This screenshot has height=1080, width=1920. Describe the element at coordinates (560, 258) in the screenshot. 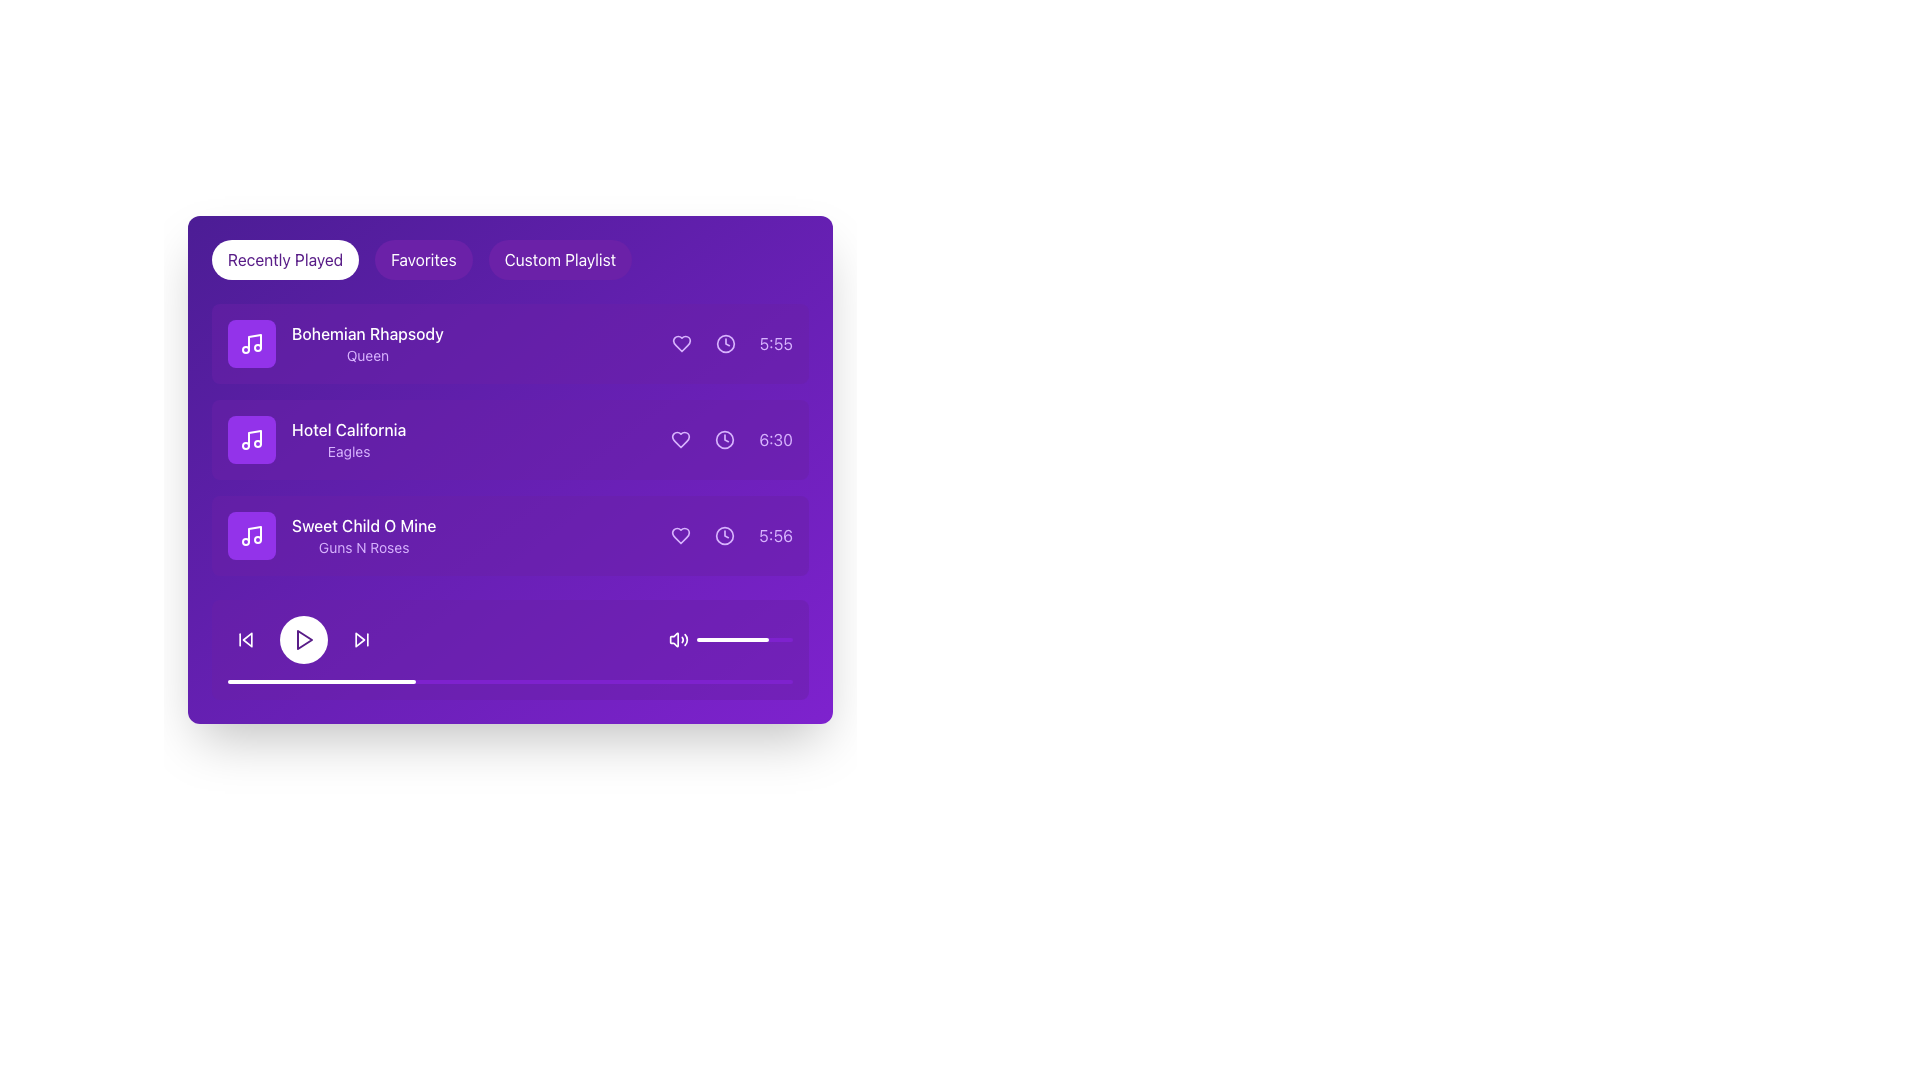

I see `the 'Custom Playlist' button, which has a purple background and white text` at that location.